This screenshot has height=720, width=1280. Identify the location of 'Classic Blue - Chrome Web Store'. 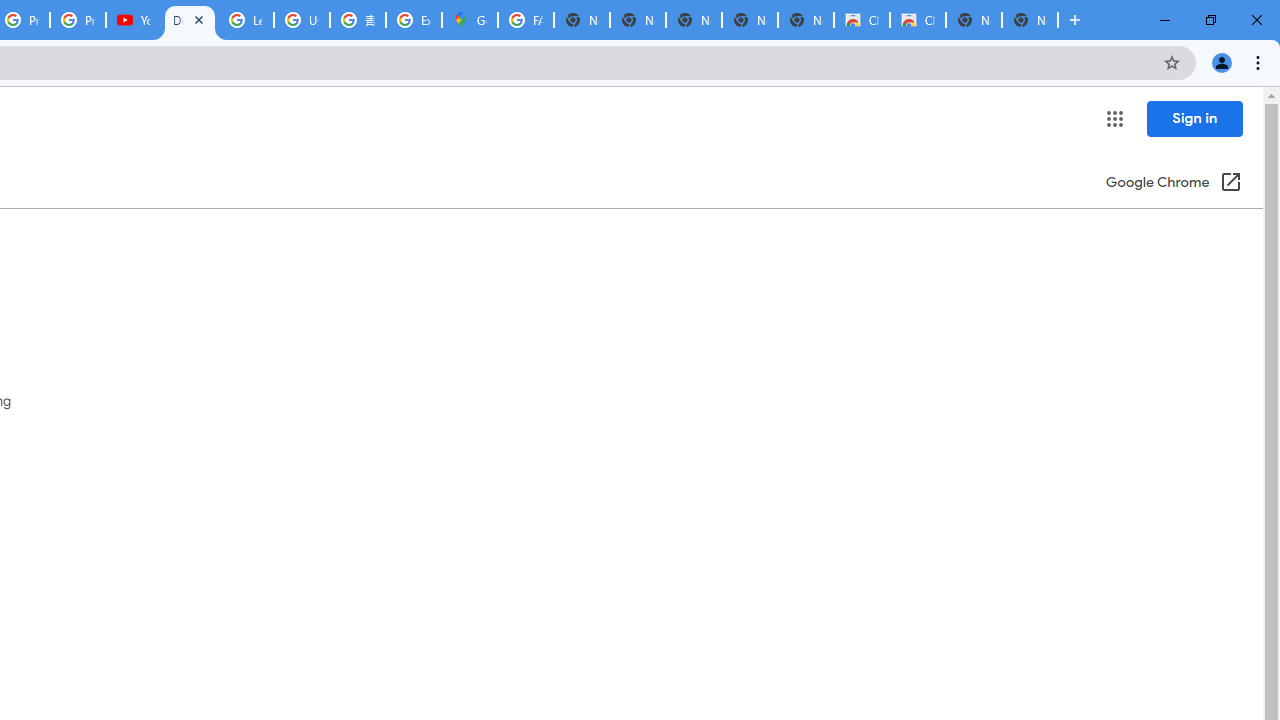
(862, 20).